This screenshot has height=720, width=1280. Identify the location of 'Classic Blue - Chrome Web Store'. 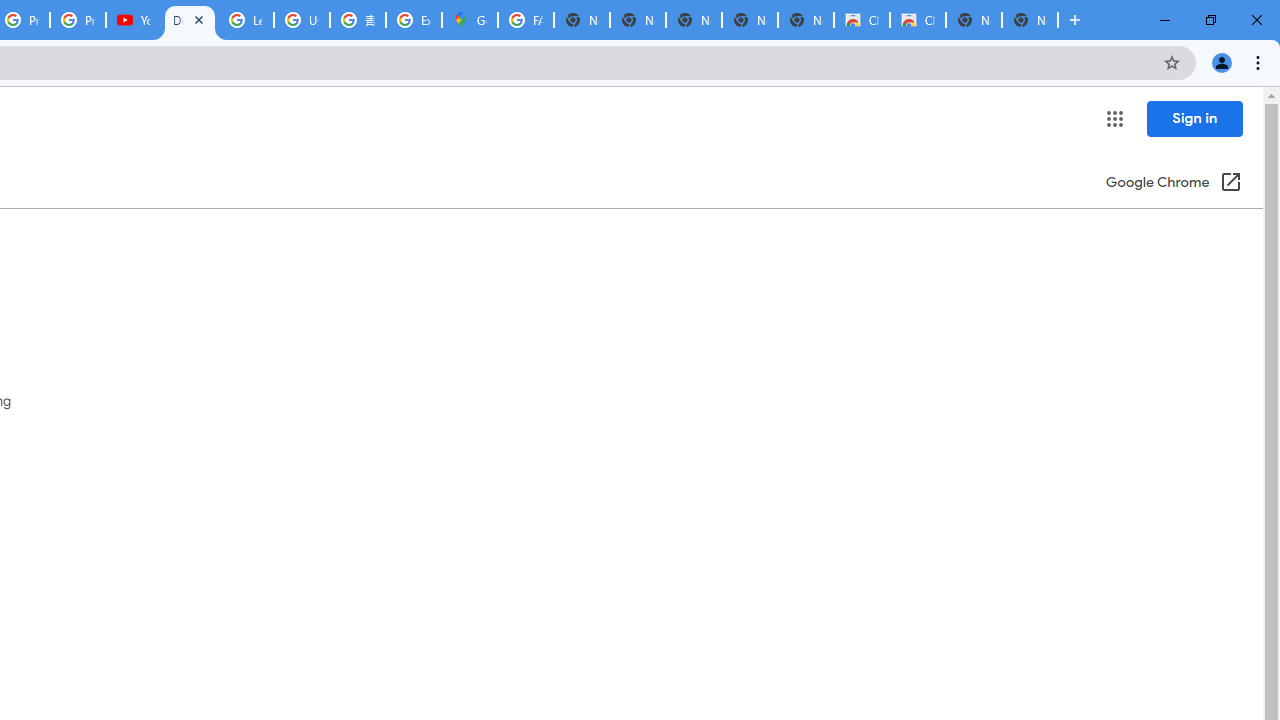
(862, 20).